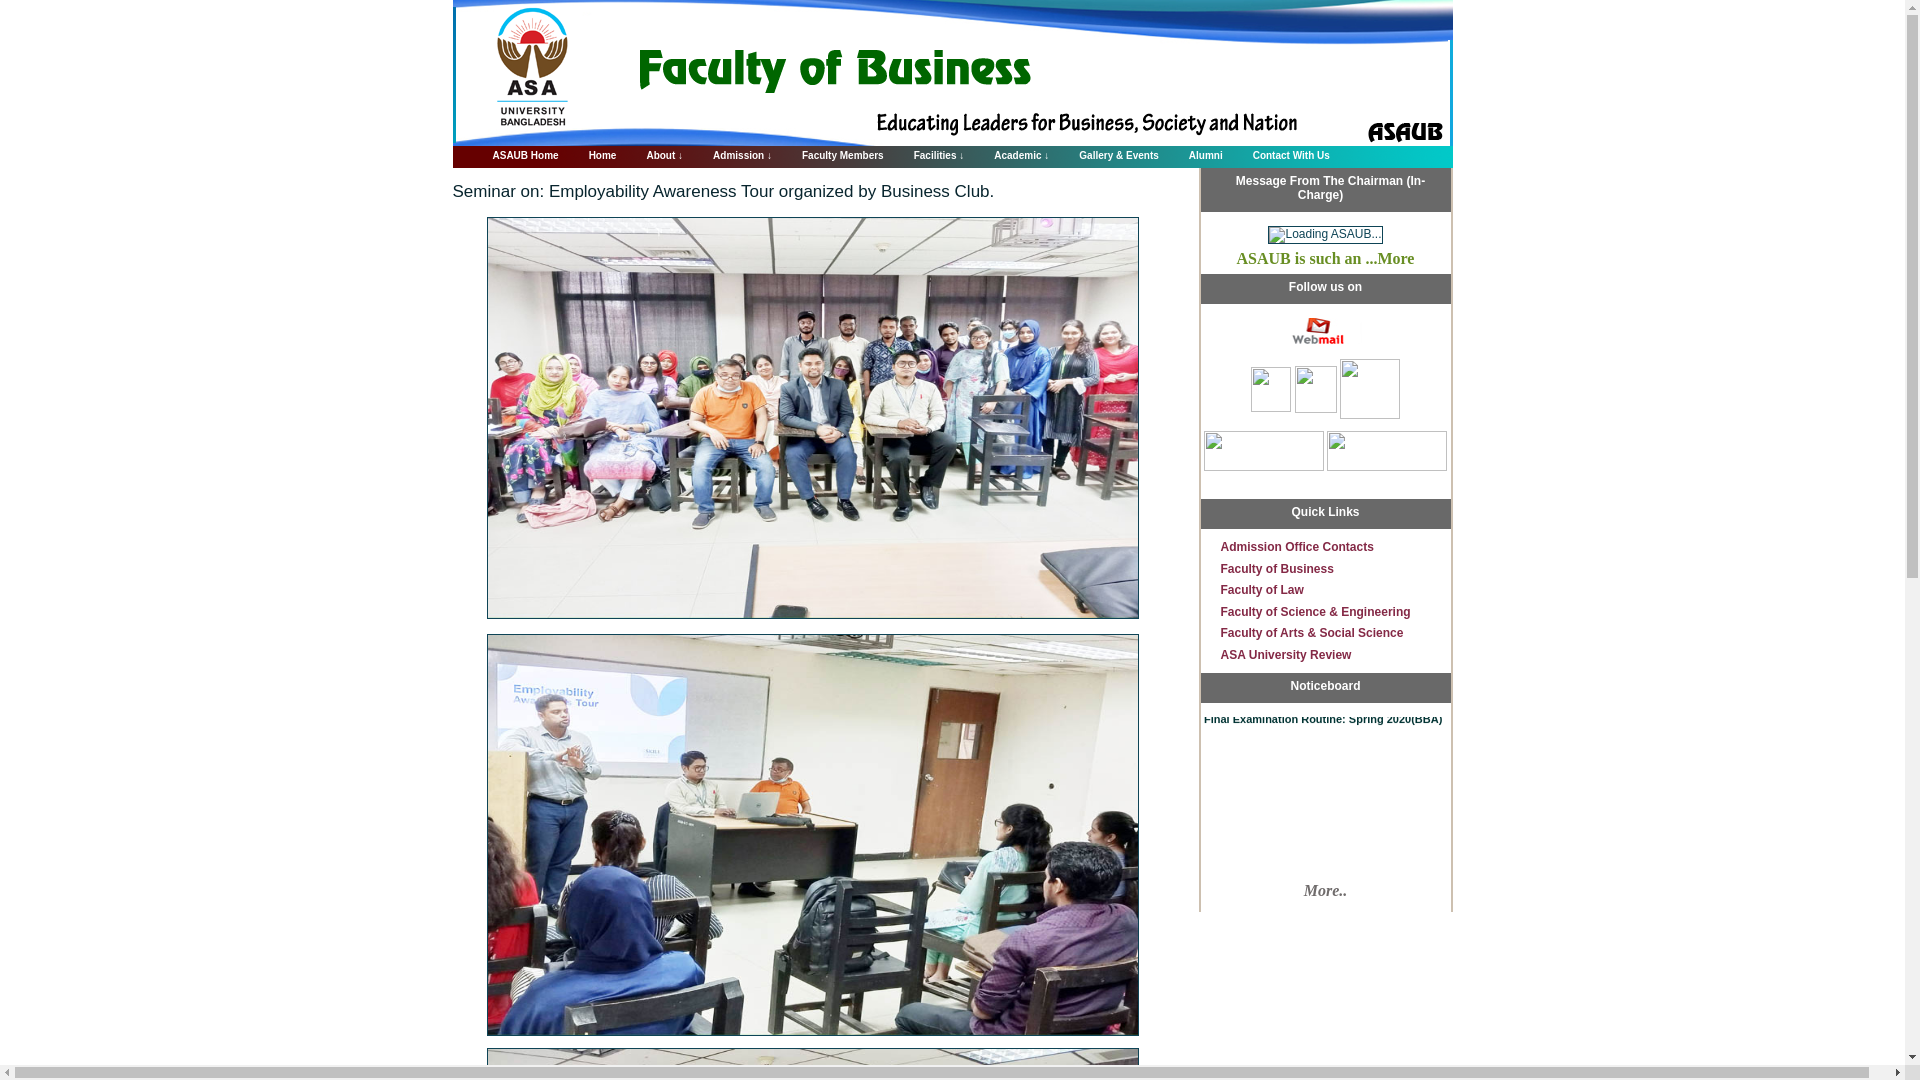  I want to click on 'More..', so click(1325, 890).